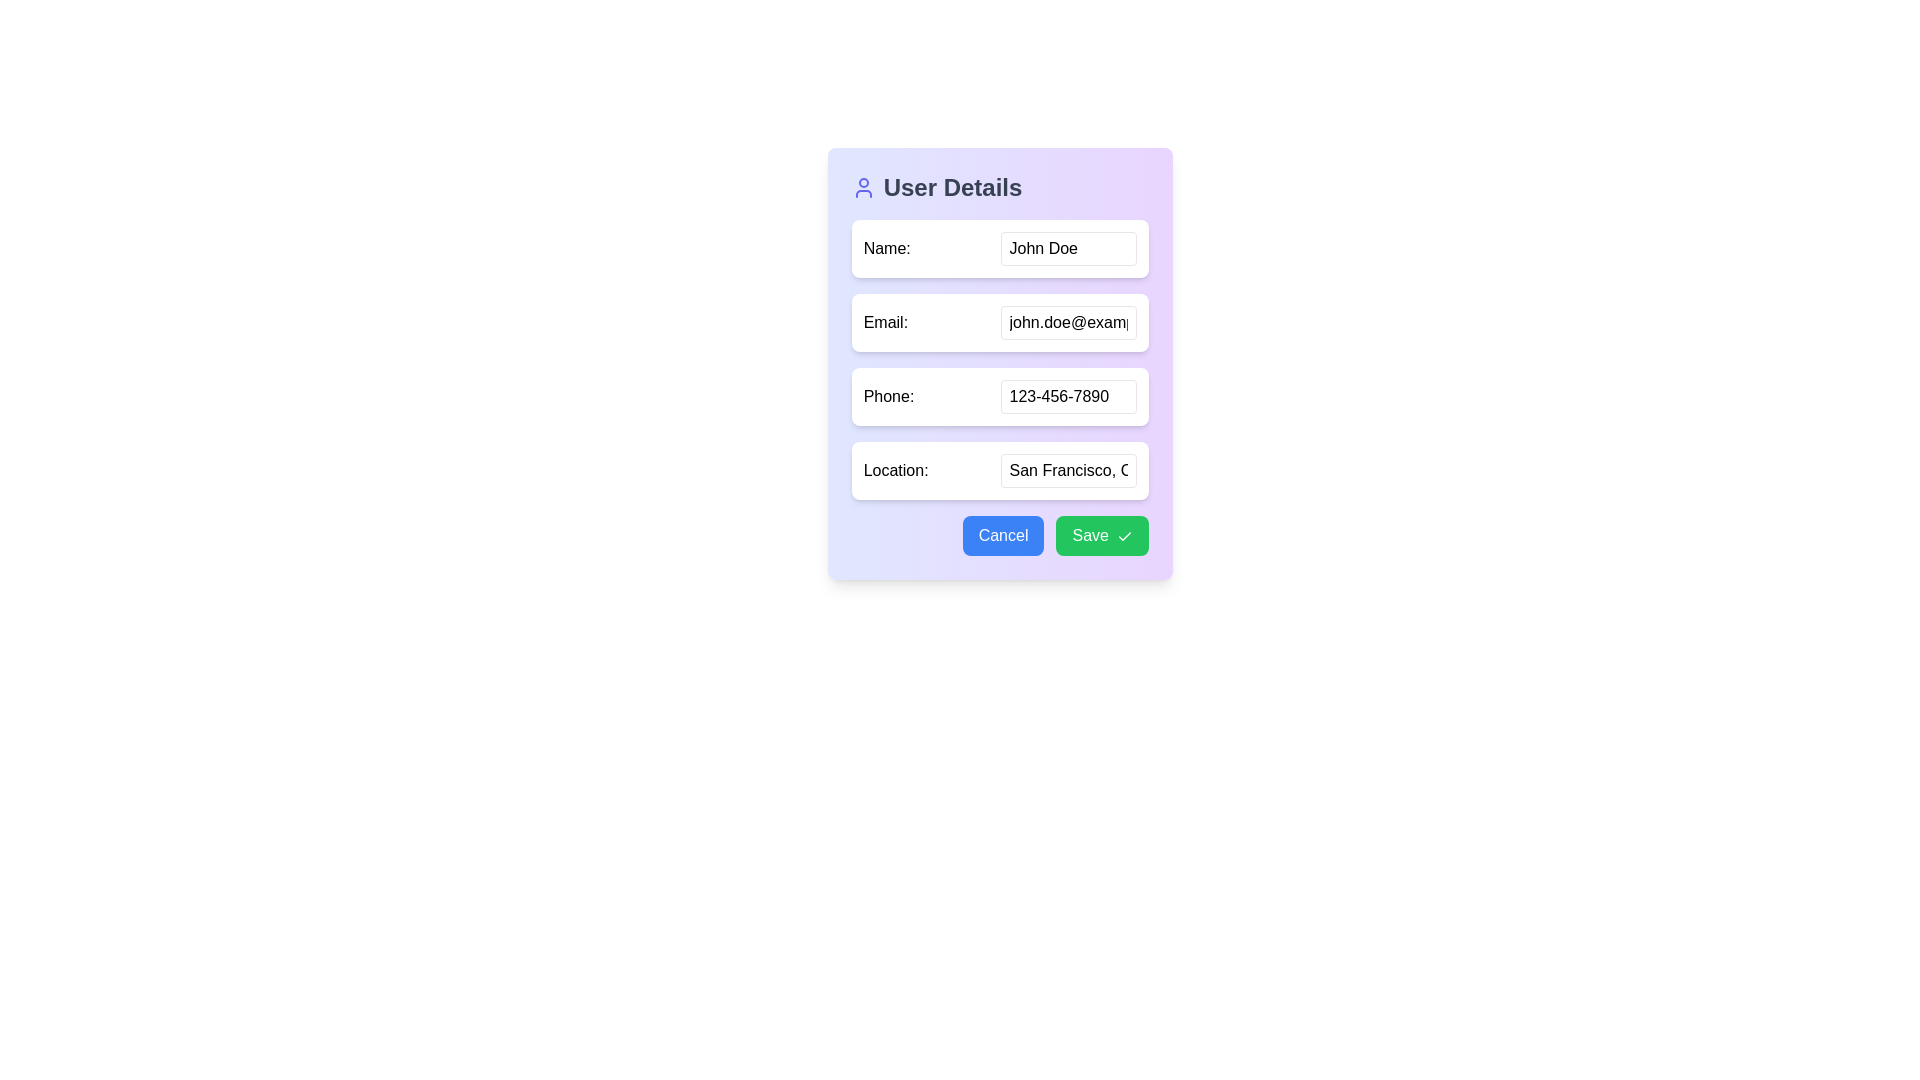 The image size is (1920, 1080). What do you see at coordinates (886, 248) in the screenshot?
I see `the static text label element displaying 'Name:' which is positioned to the left of the input field containing 'John Doe'` at bounding box center [886, 248].